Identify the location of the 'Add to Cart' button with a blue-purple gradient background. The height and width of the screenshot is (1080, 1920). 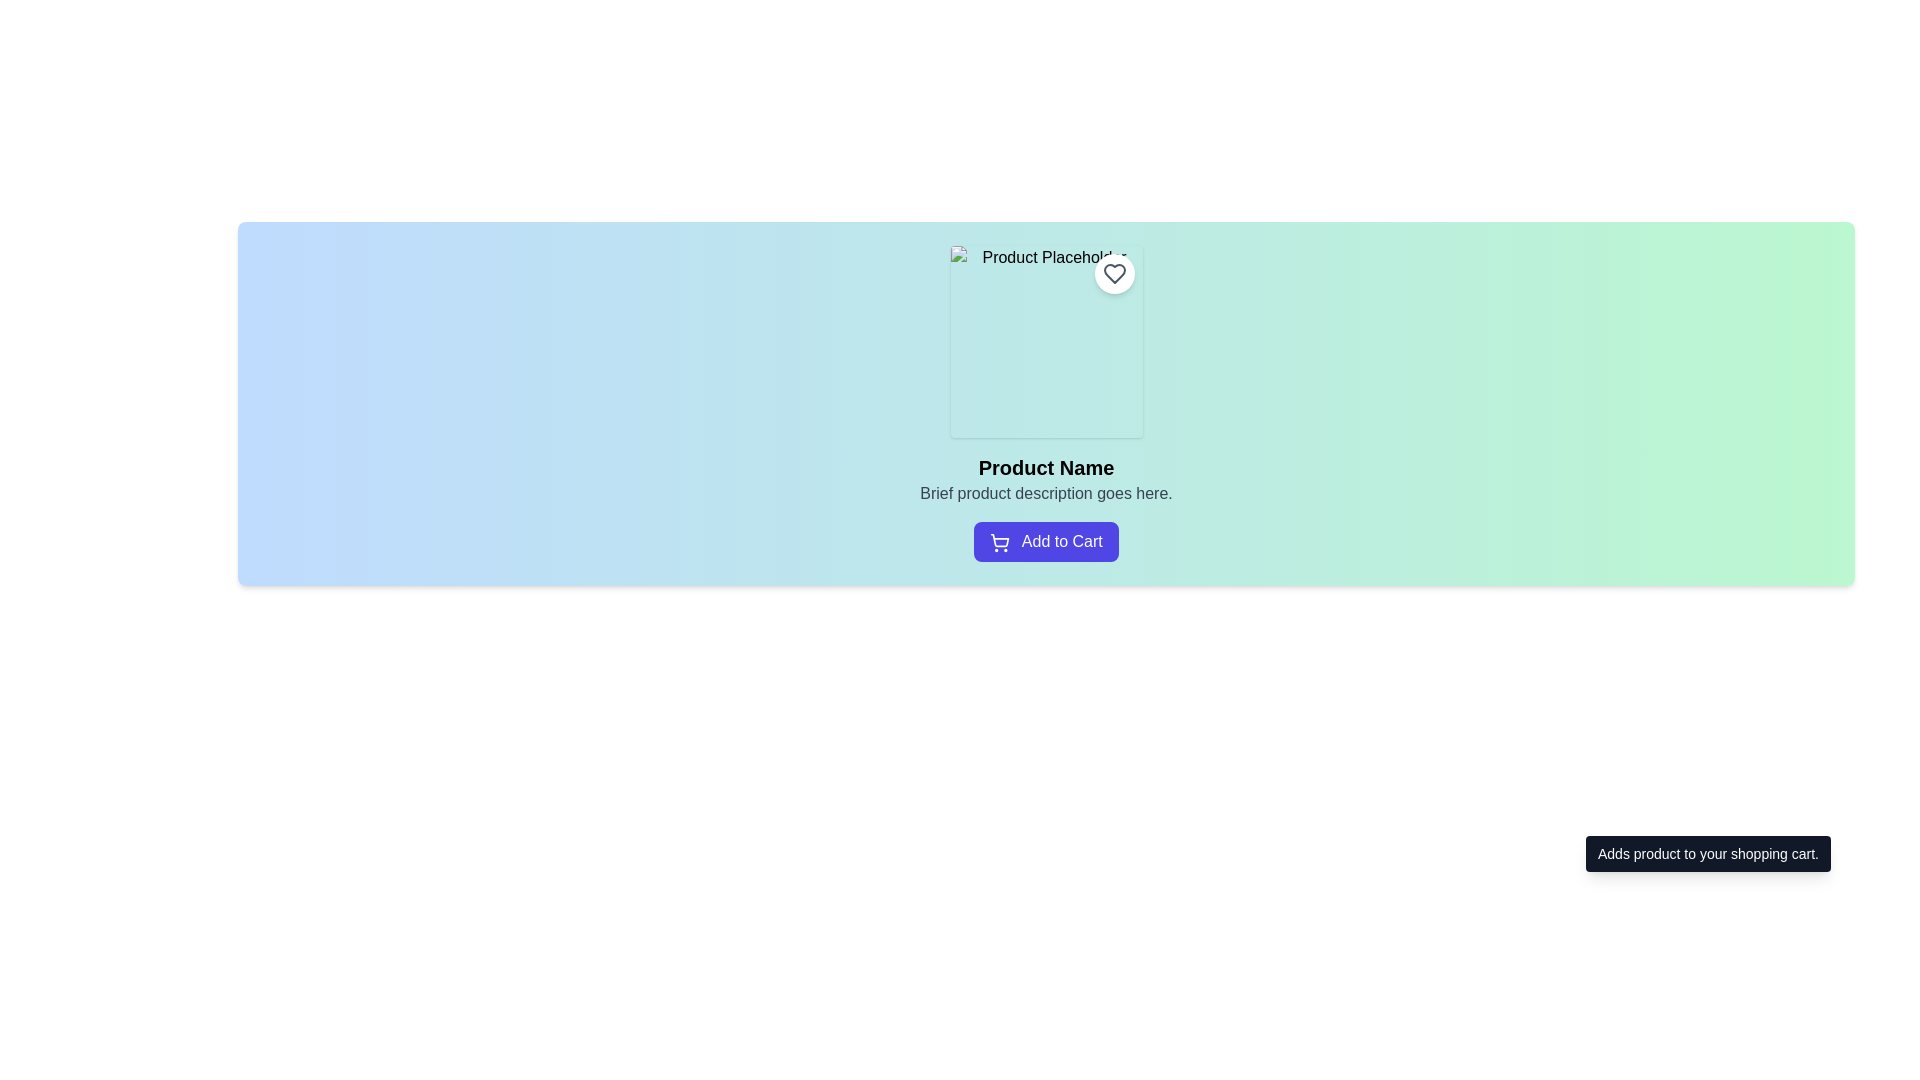
(1045, 542).